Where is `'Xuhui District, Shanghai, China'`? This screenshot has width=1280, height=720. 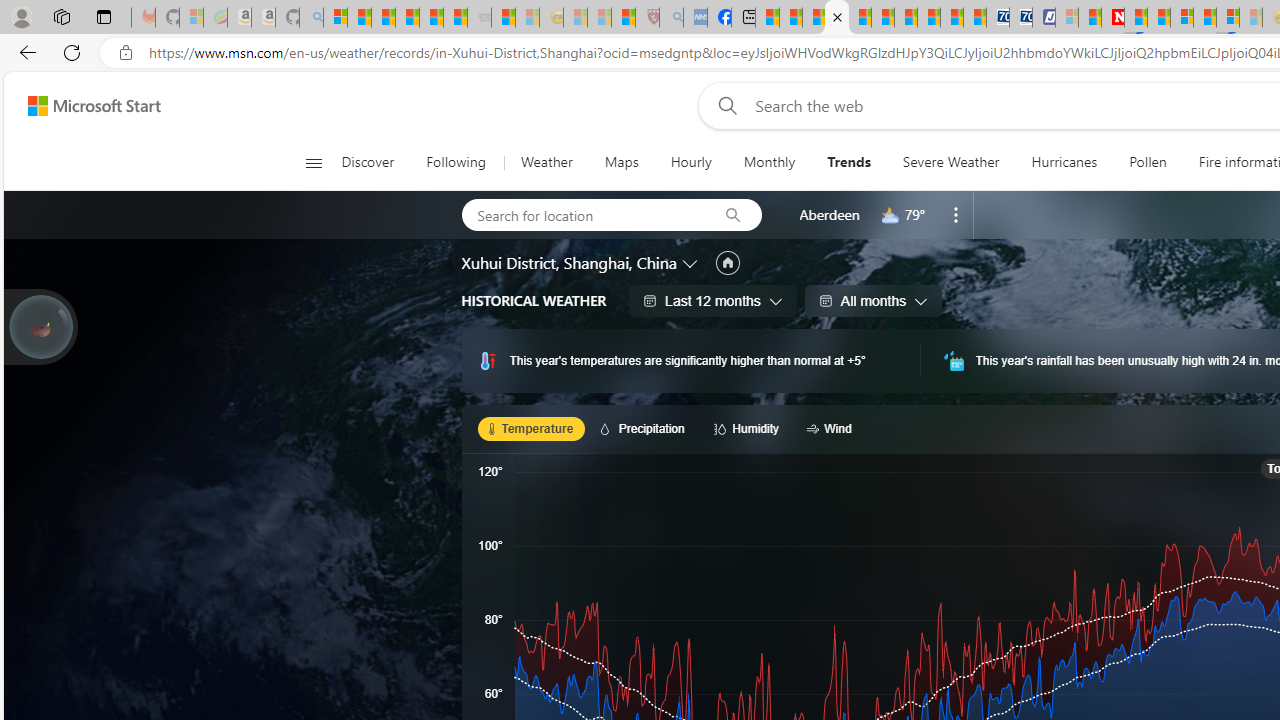
'Xuhui District, Shanghai, China' is located at coordinates (567, 262).